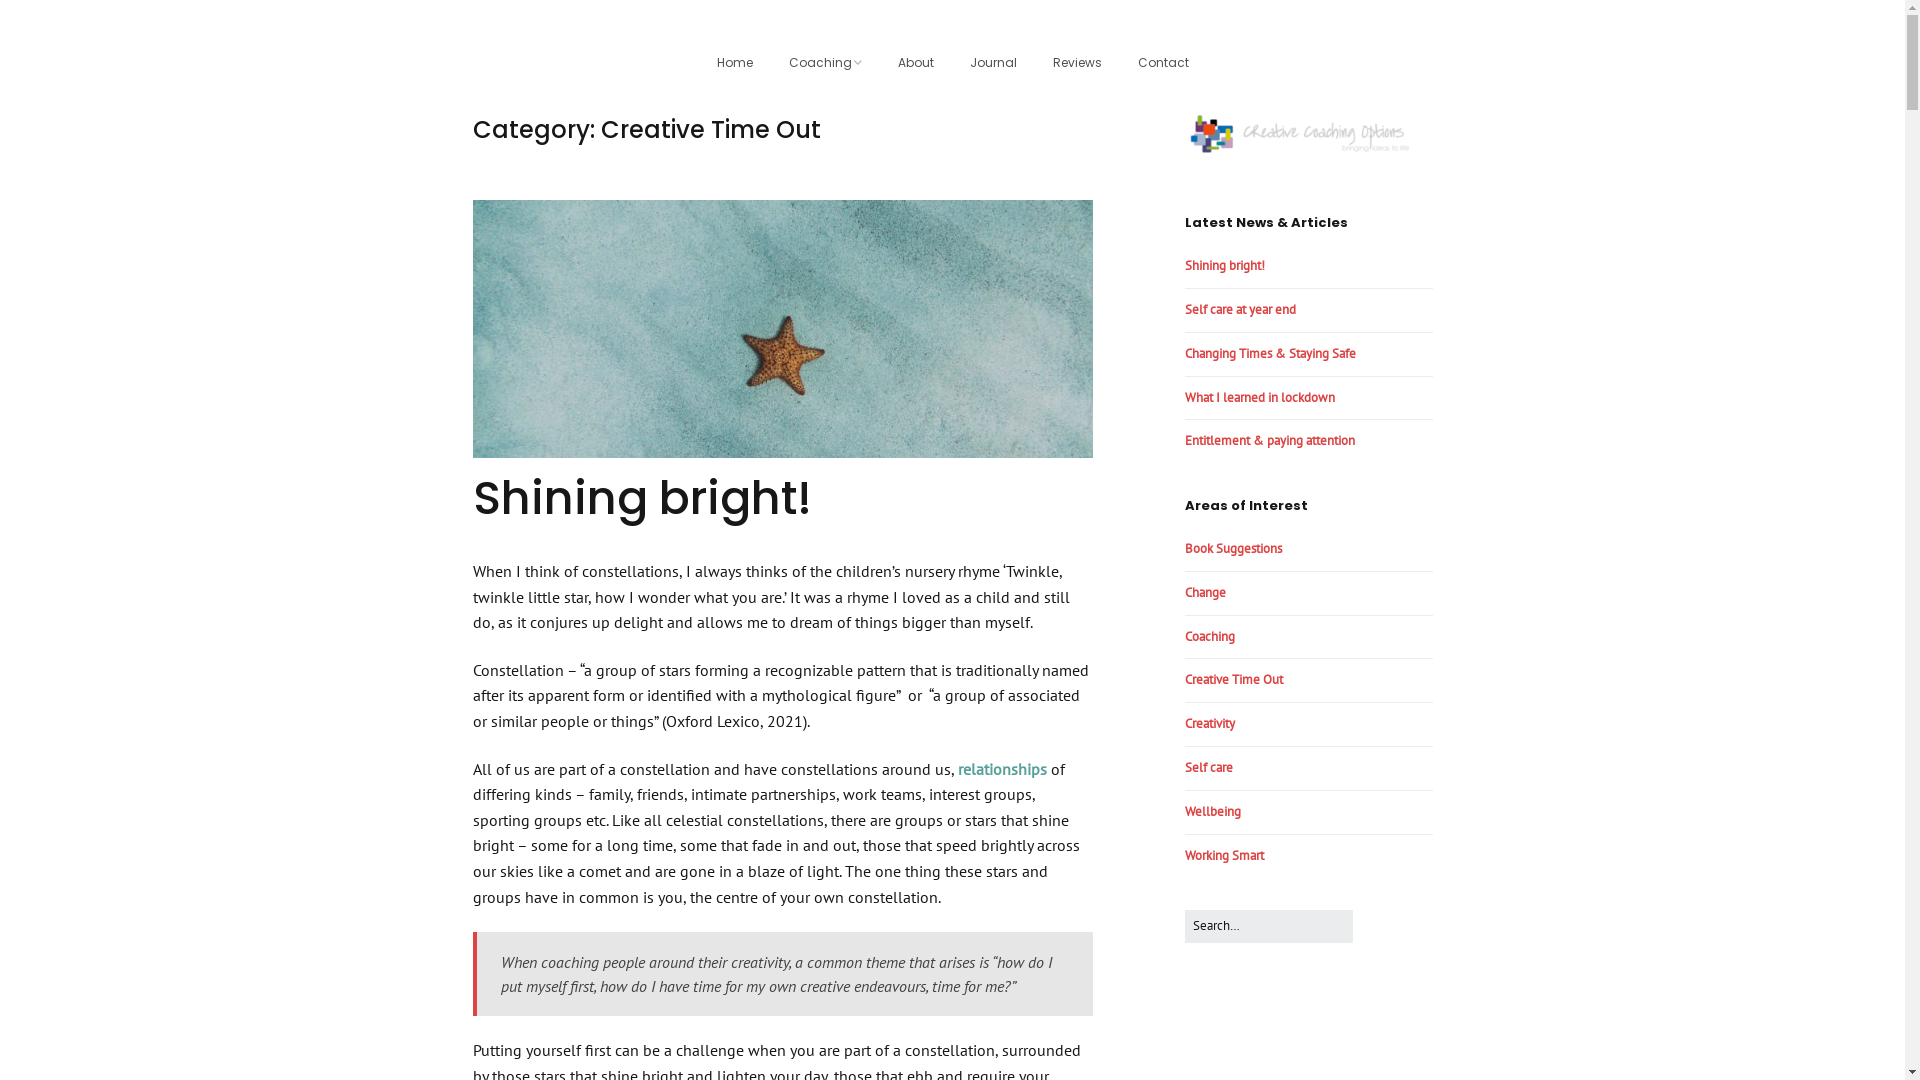  Describe the element at coordinates (1036, 62) in the screenshot. I see `'Reviews'` at that location.